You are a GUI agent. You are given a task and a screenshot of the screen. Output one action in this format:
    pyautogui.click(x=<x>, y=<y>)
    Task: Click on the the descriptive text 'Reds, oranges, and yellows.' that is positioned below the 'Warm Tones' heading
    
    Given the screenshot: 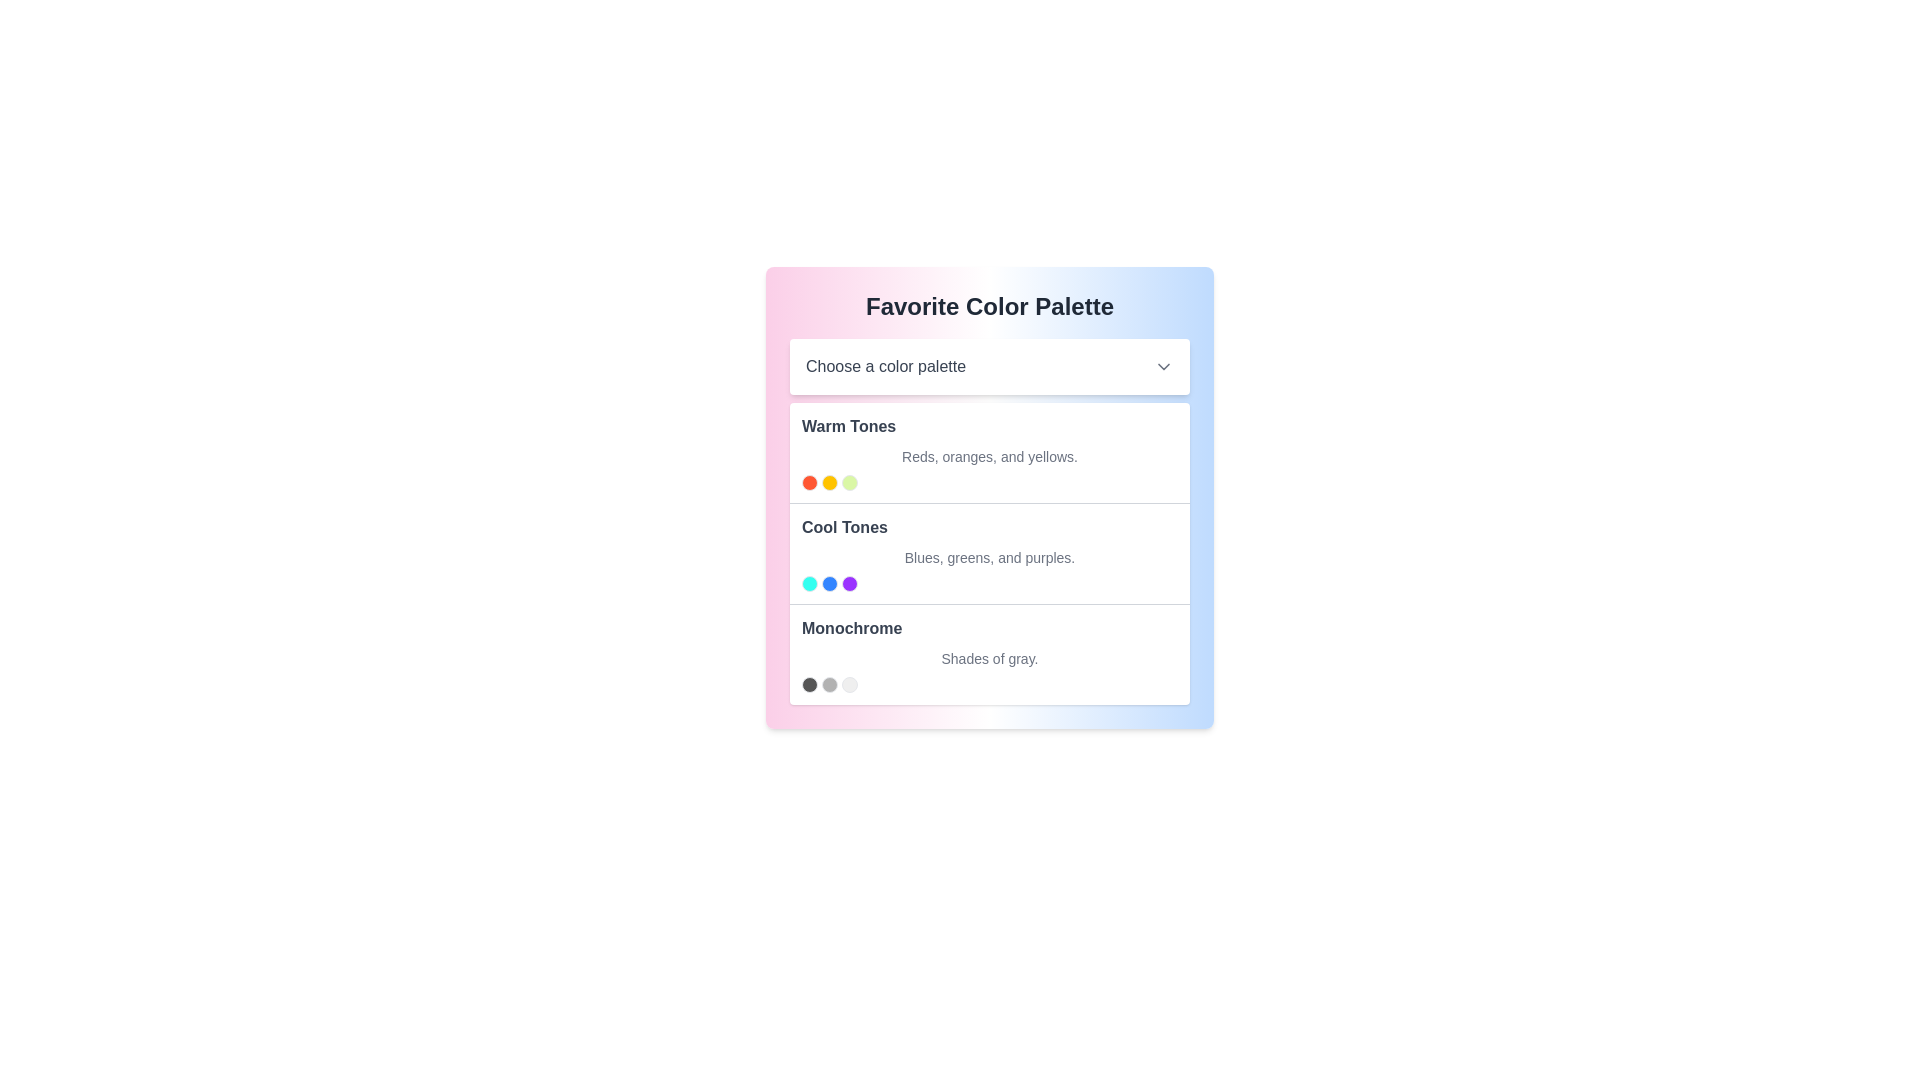 What is the action you would take?
    pyautogui.click(x=989, y=456)
    